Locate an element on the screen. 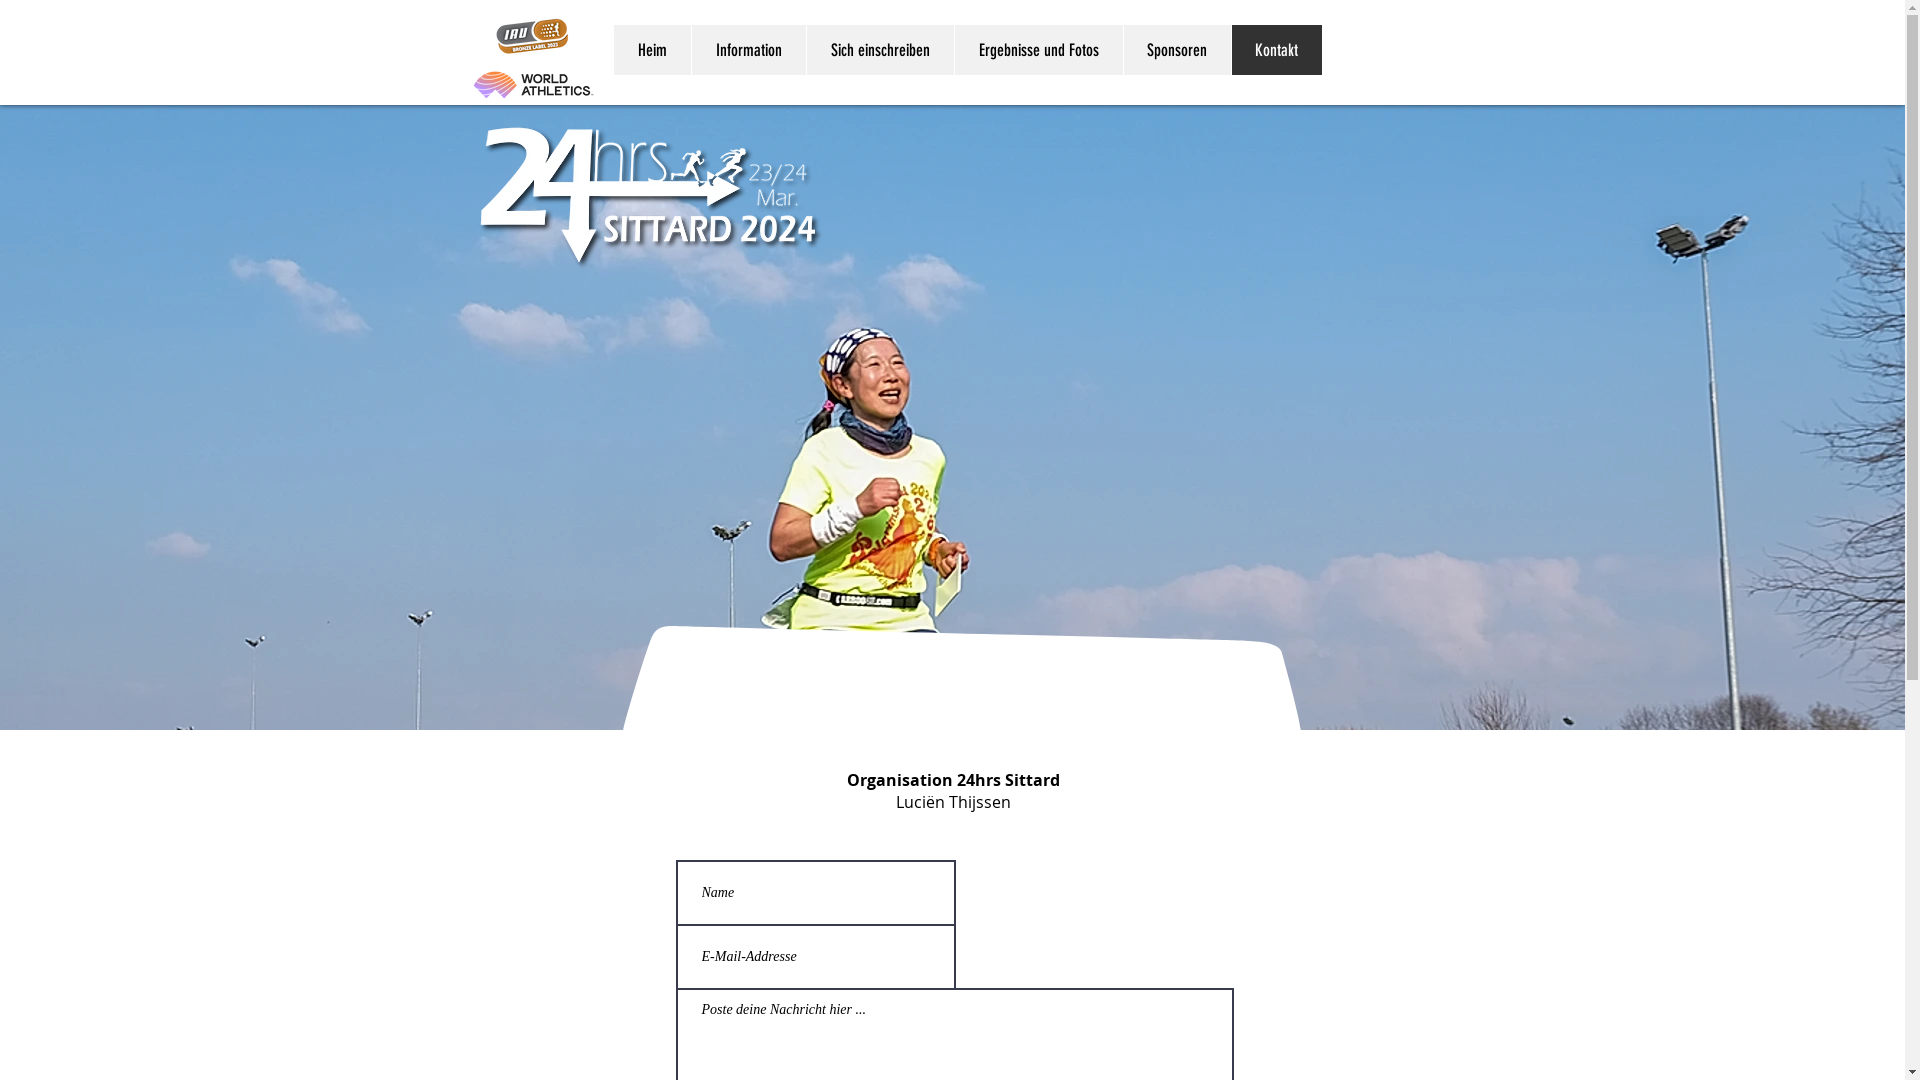 The image size is (1920, 1080). 'Information' is located at coordinates (690, 49).